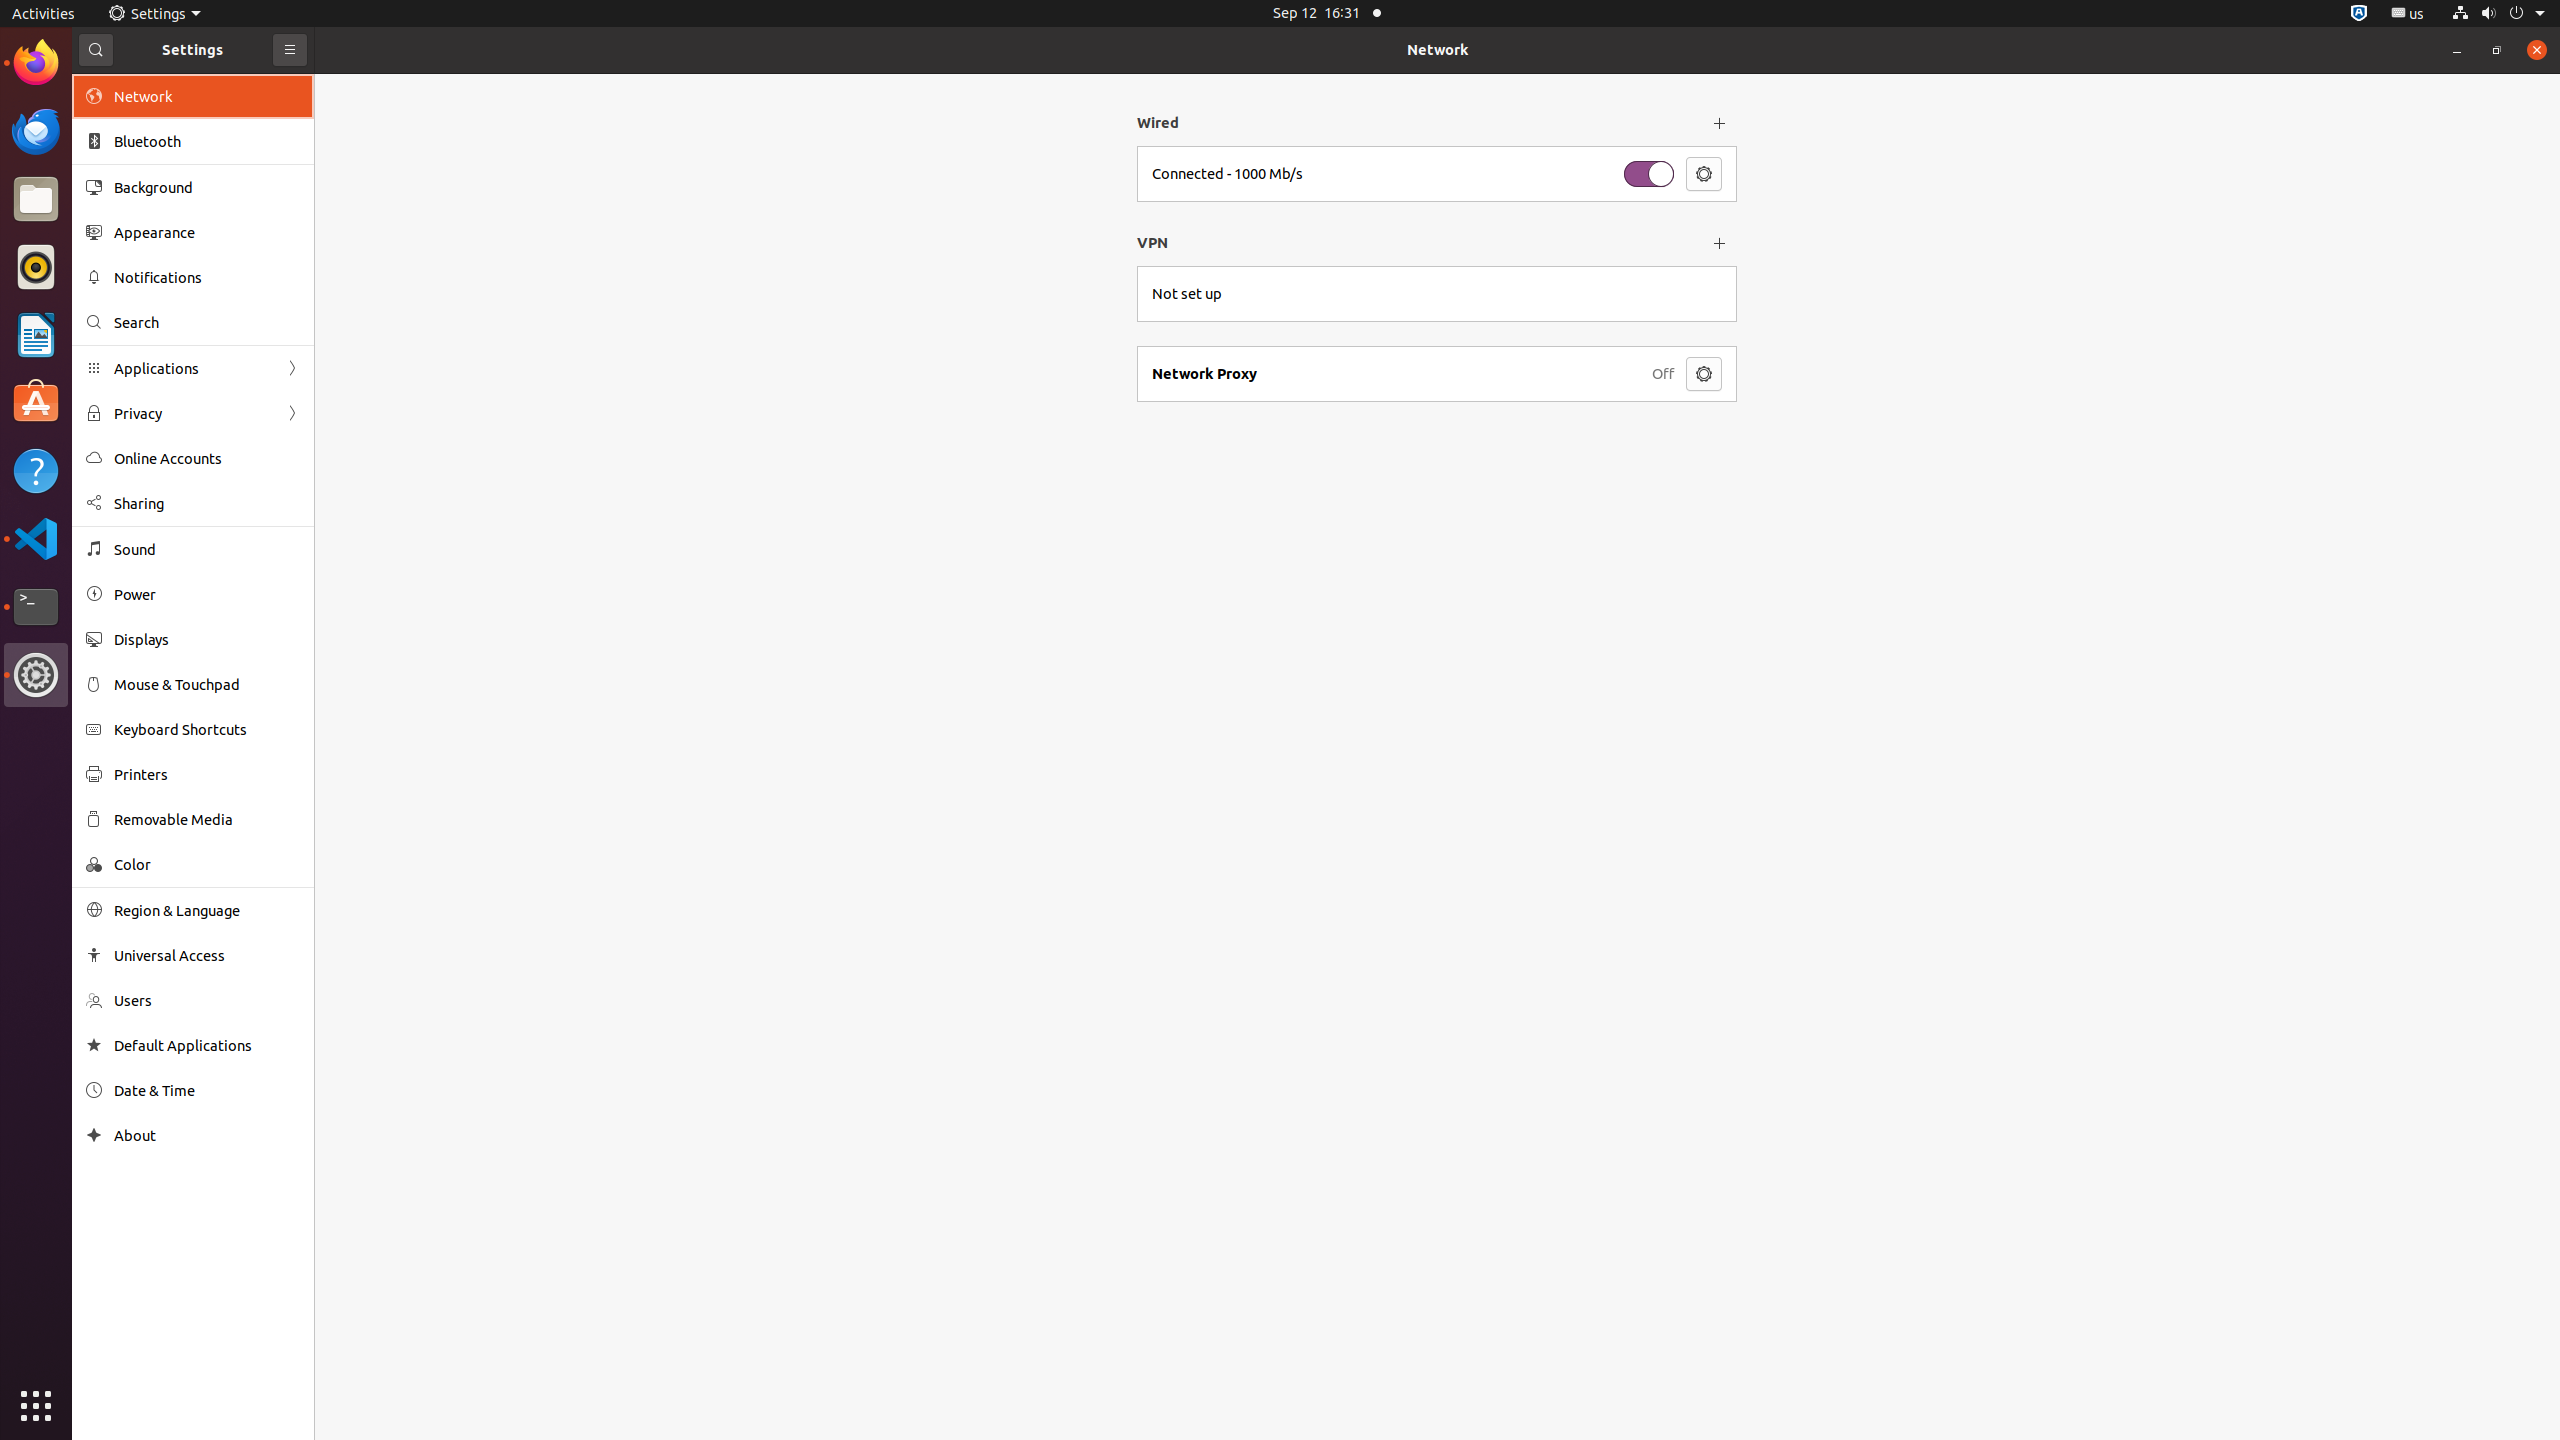 The image size is (2560, 1440). I want to click on 'Wired', so click(1418, 122).